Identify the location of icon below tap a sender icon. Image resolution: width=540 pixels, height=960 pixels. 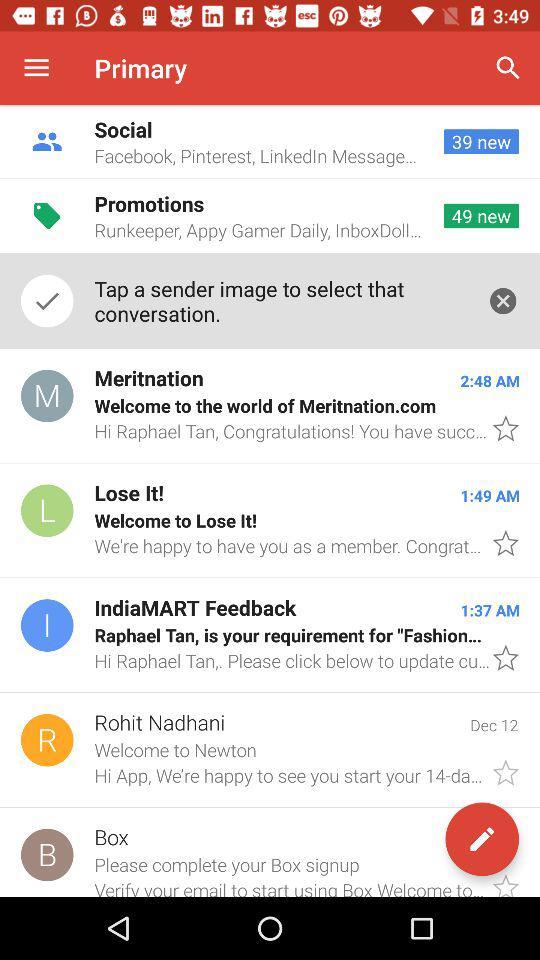
(270, 405).